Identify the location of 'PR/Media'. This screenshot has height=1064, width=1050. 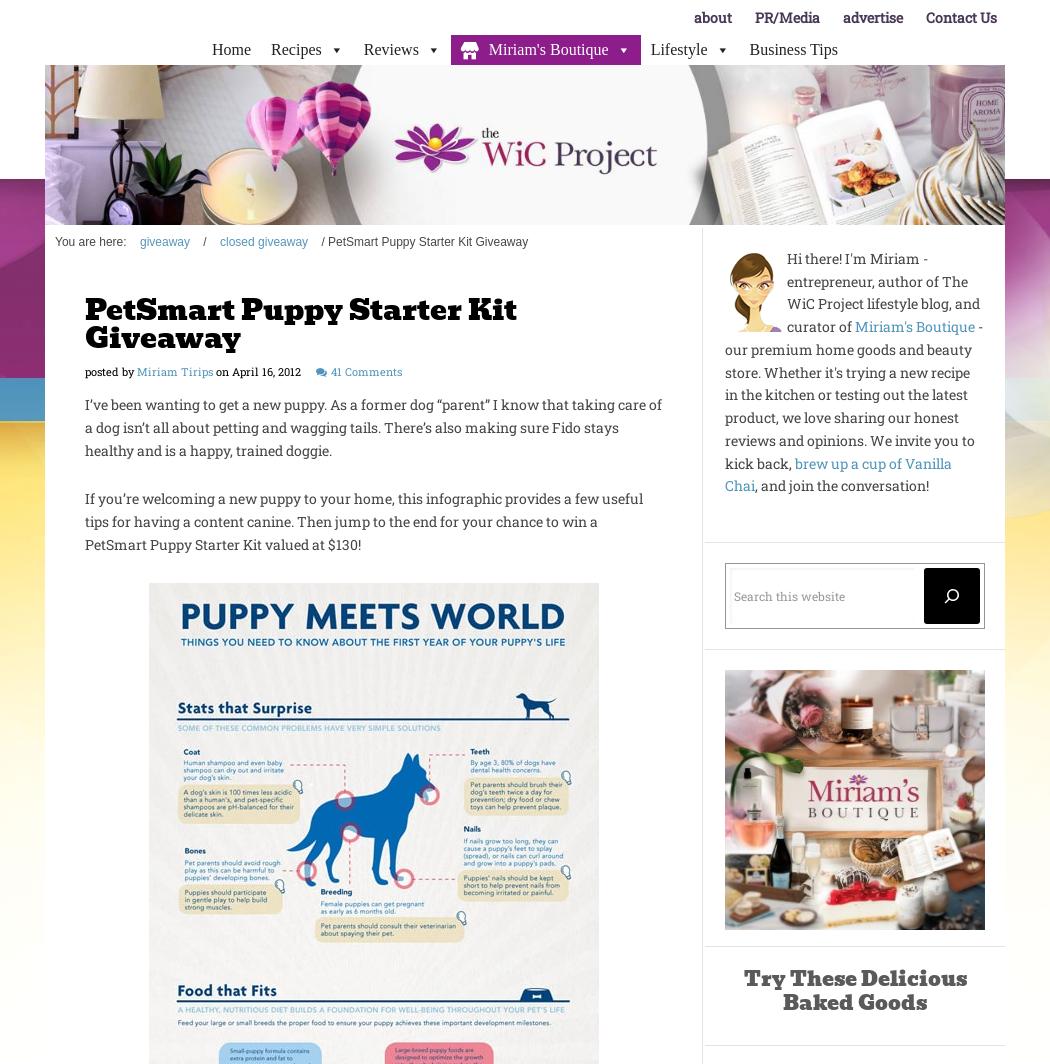
(787, 17).